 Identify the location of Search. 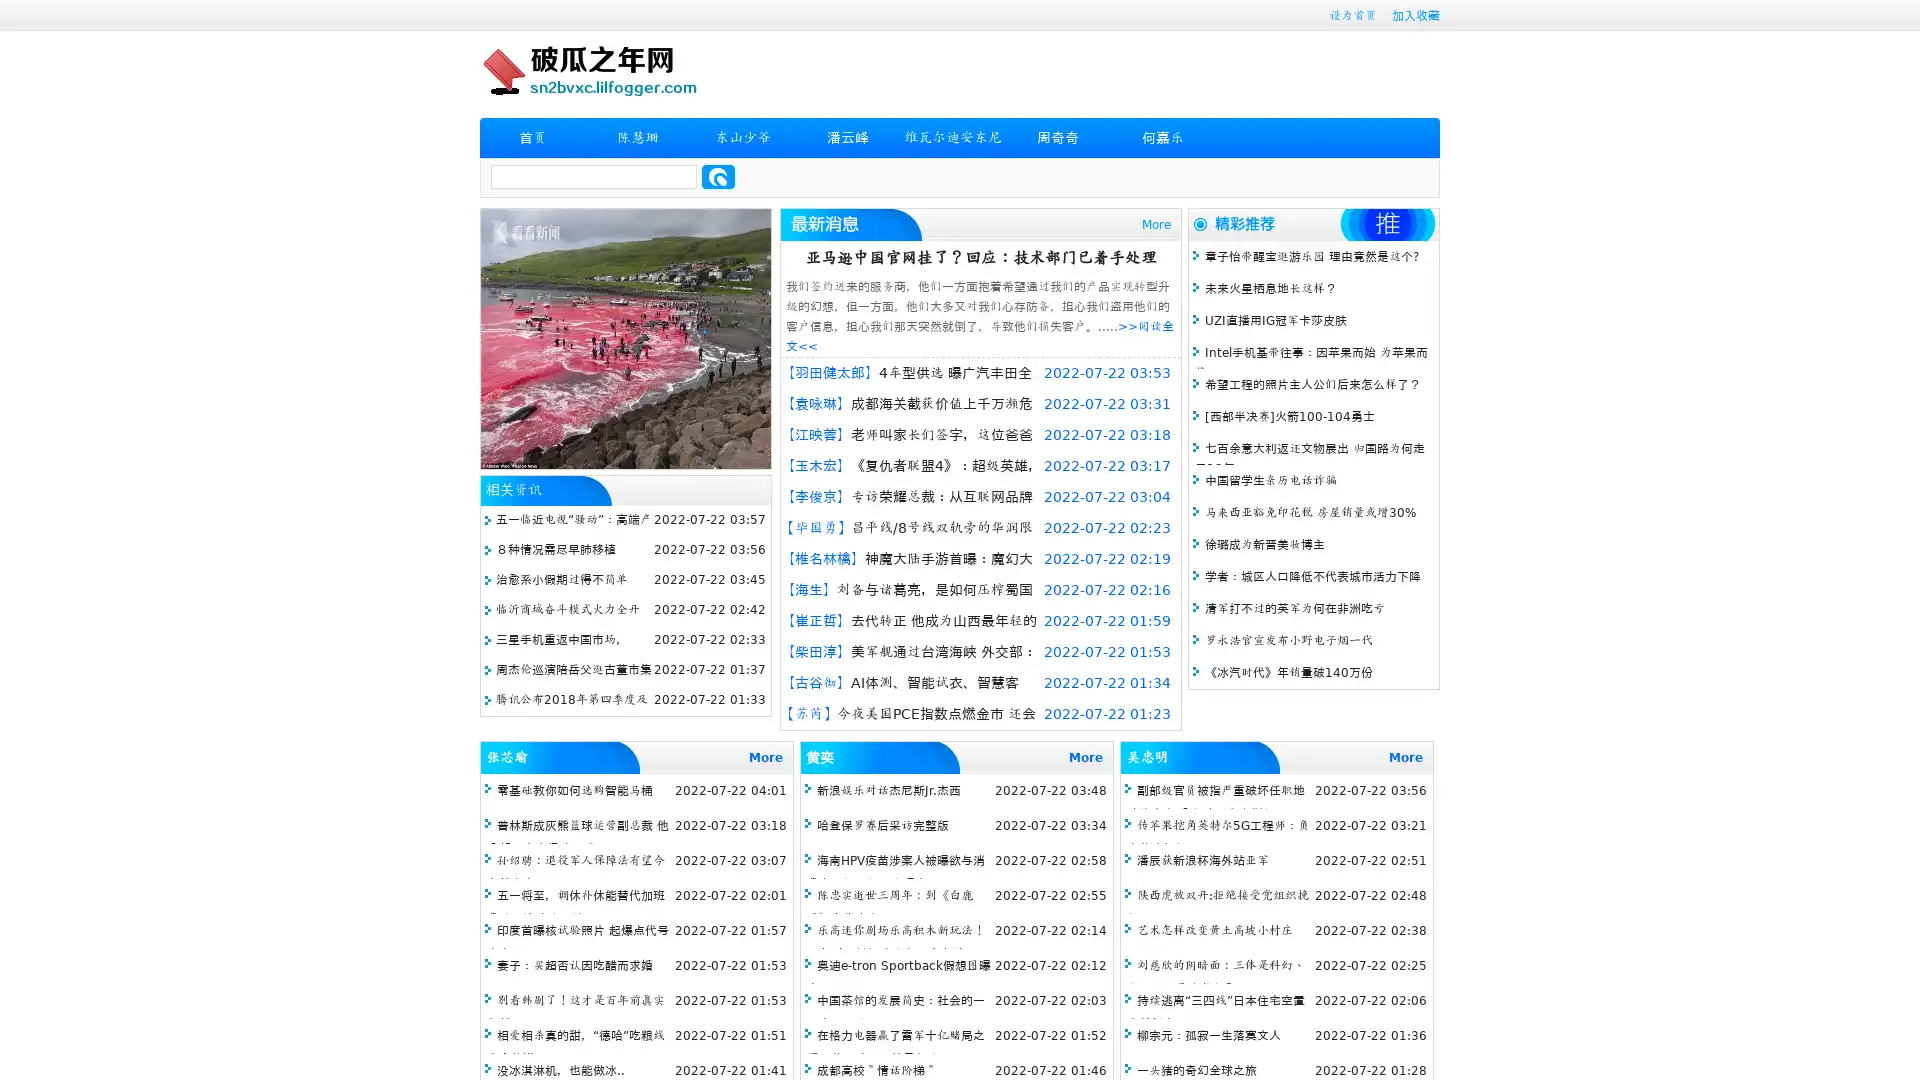
(718, 176).